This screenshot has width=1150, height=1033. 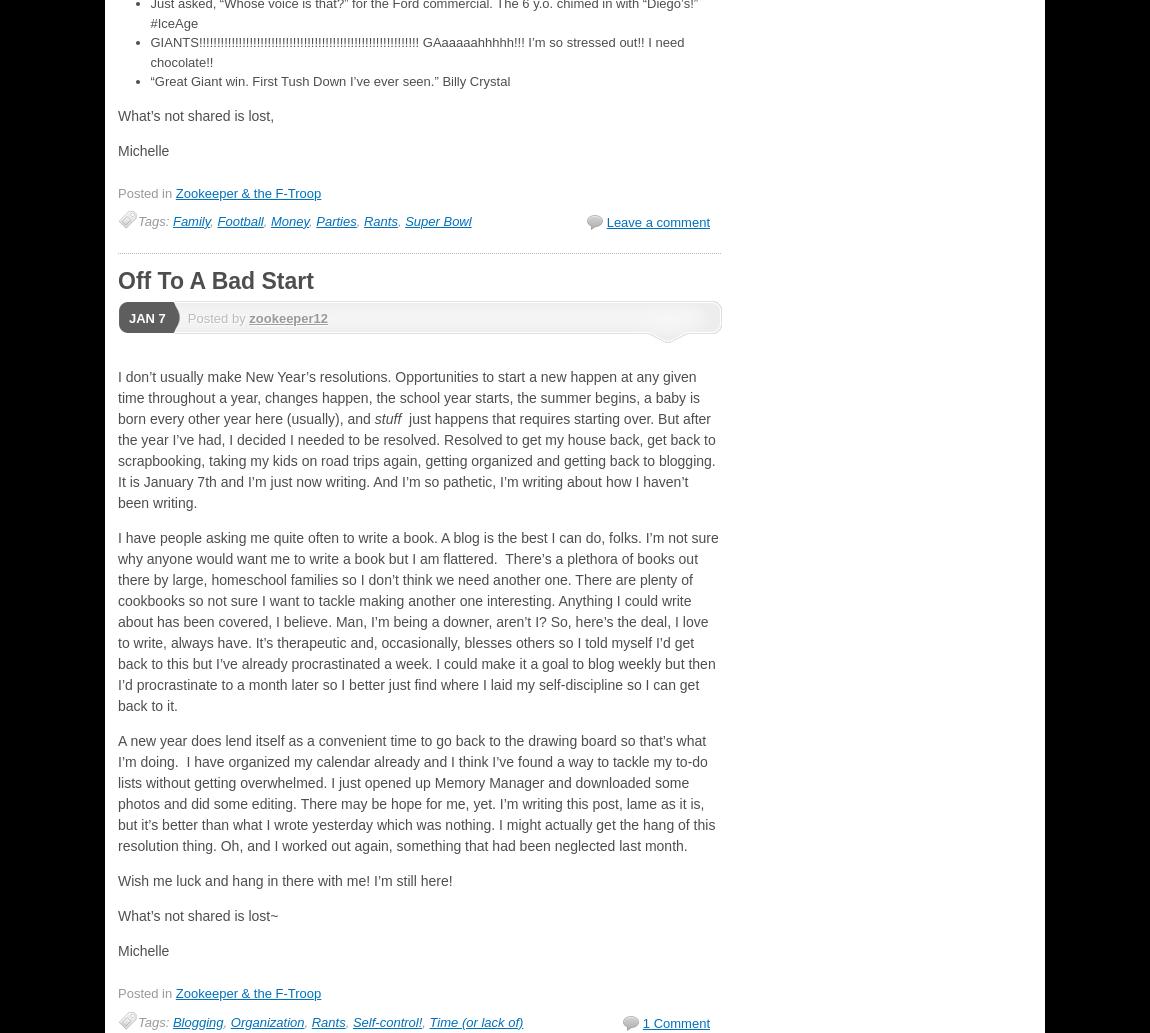 I want to click on 'Money', so click(x=289, y=219).